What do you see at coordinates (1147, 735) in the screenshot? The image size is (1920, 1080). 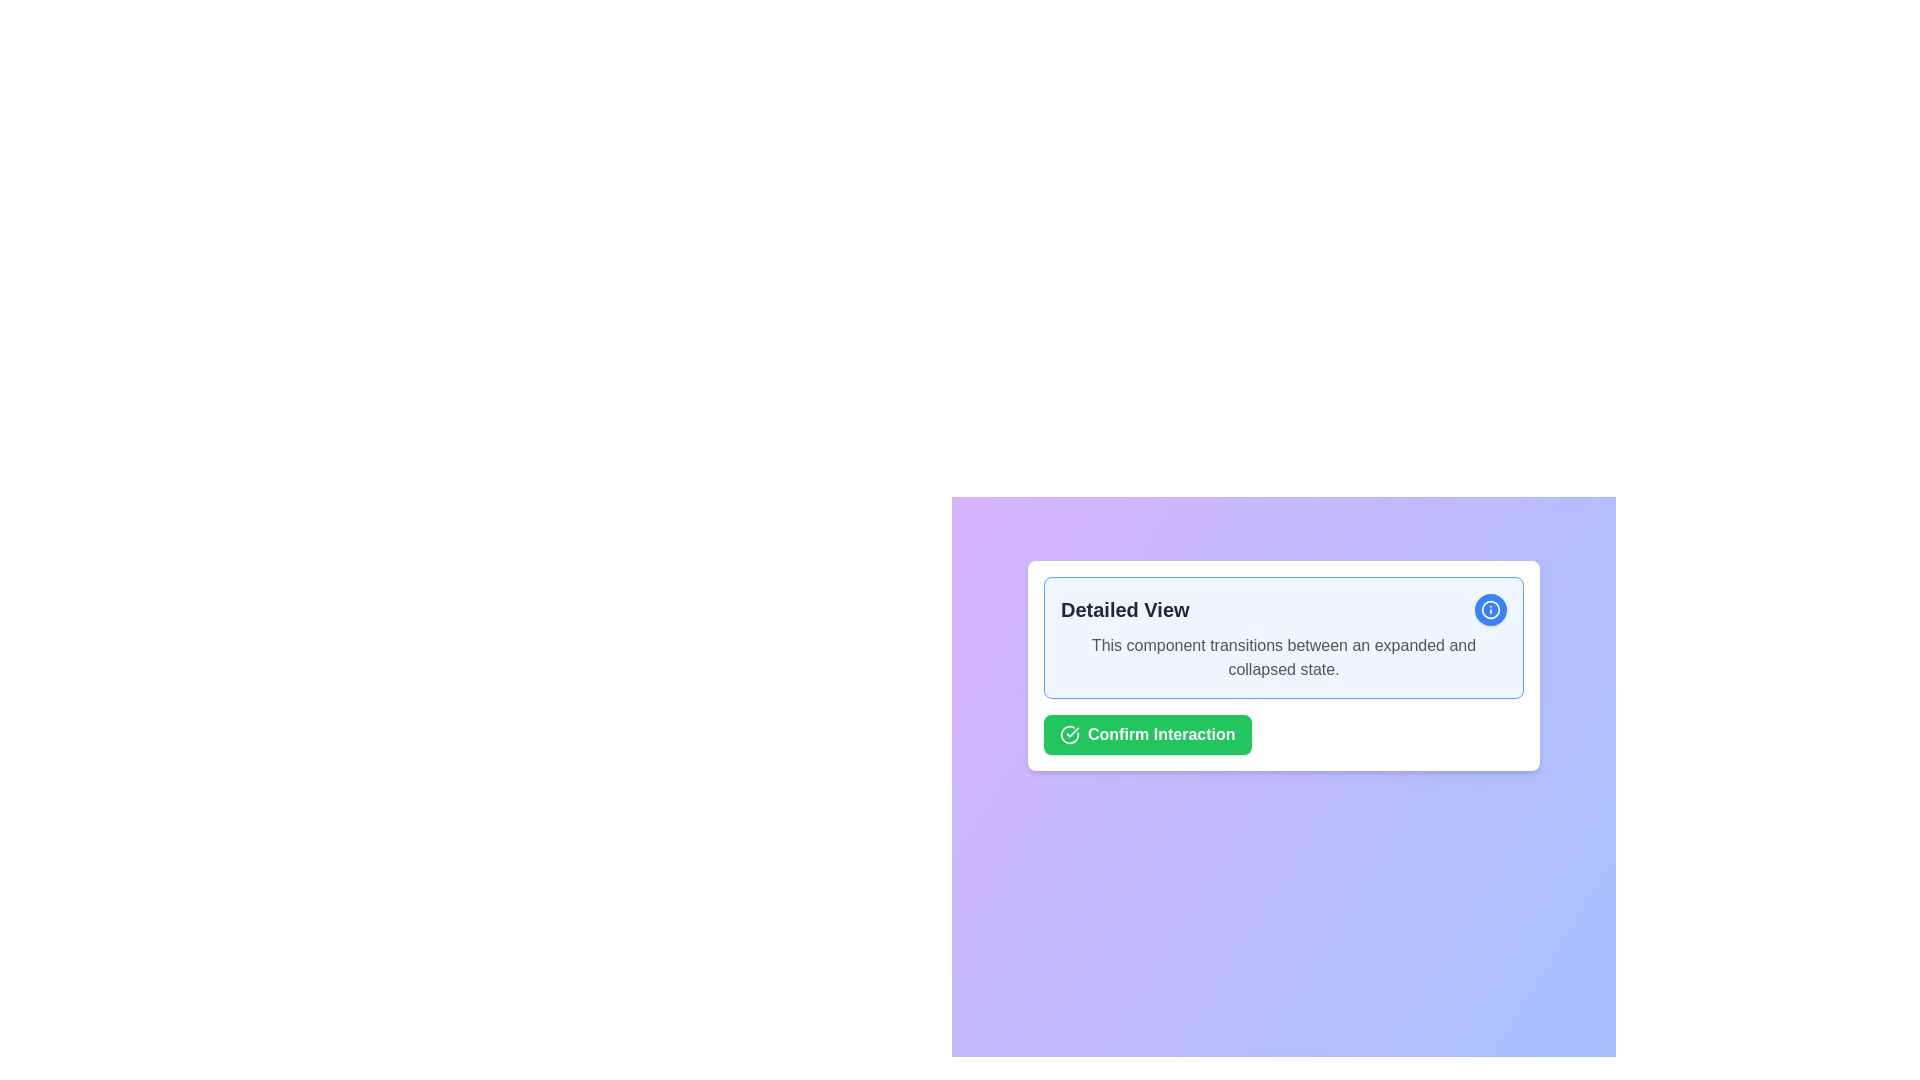 I see `the green button with a white checkmark icon and the text 'Confirm Interaction' located at the bottom of the 'Detailed View' card to confirm the action` at bounding box center [1147, 735].